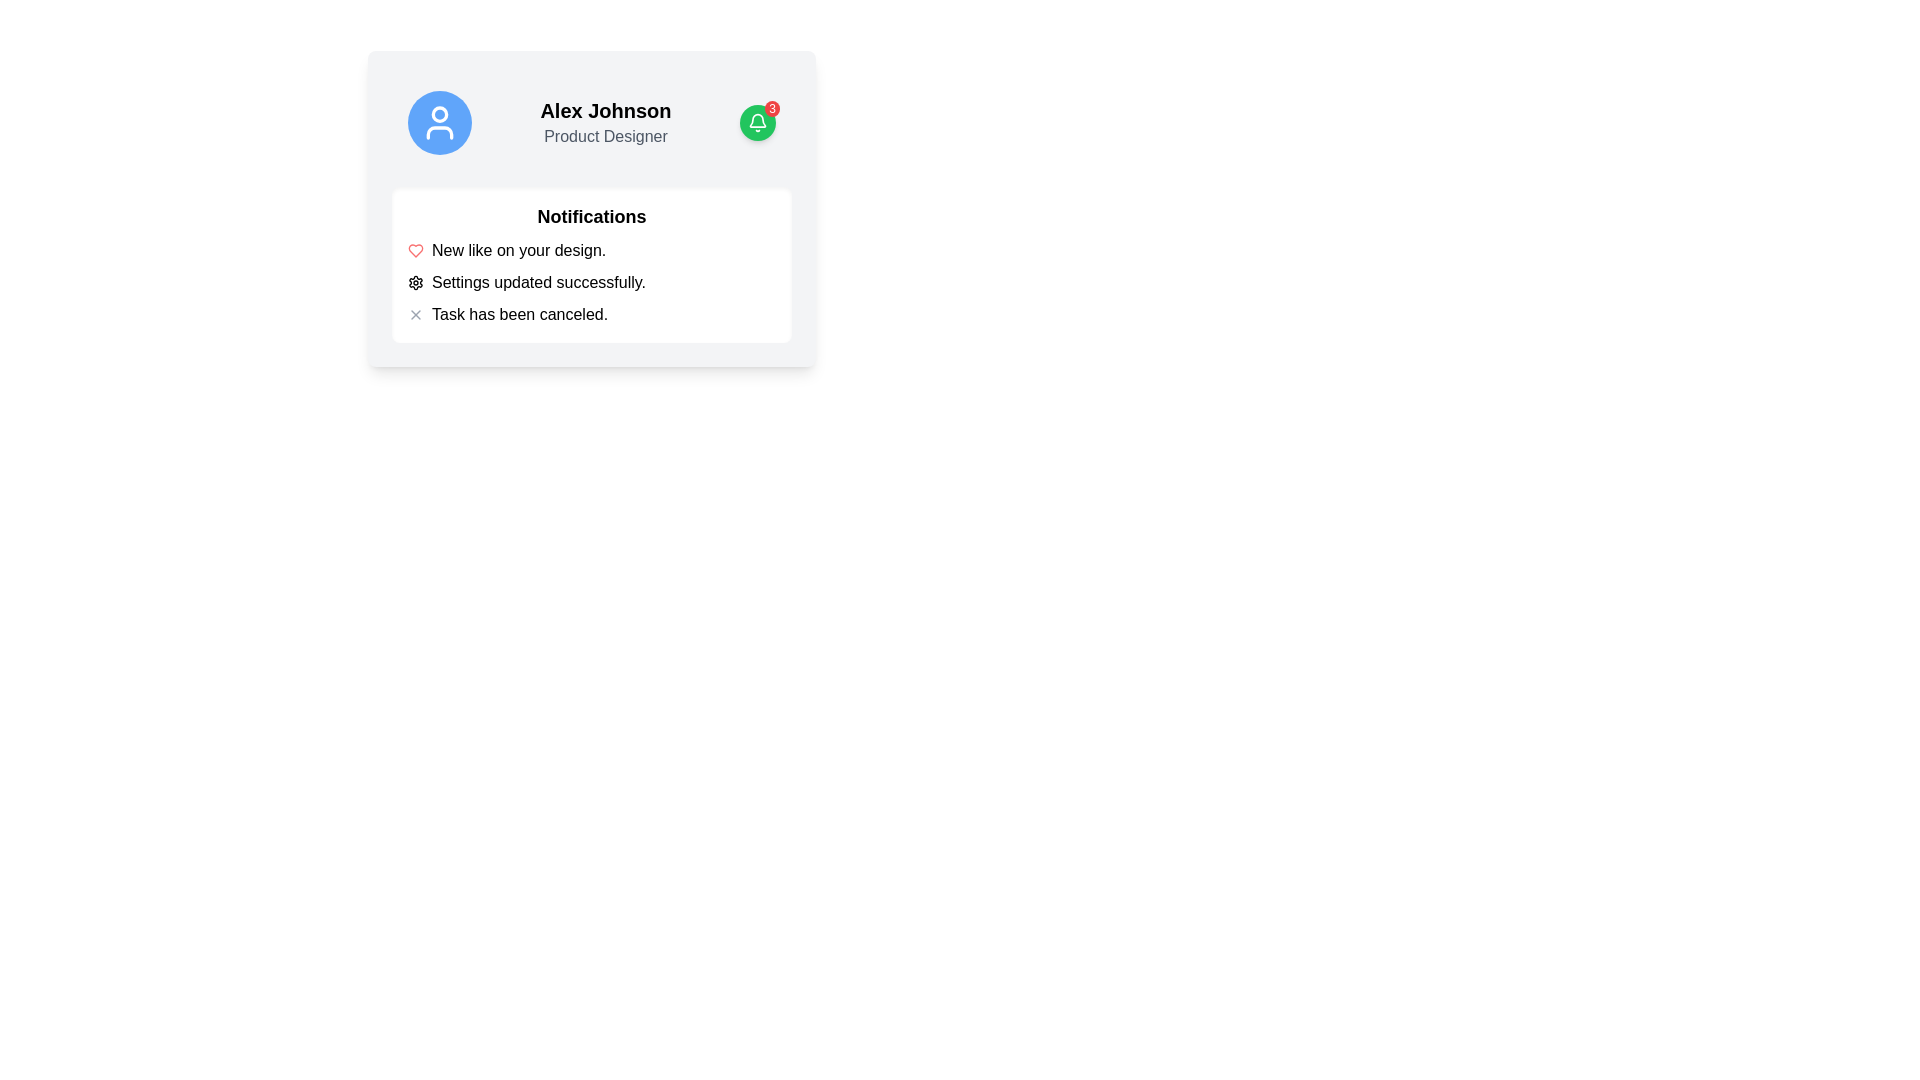  I want to click on text content of the first notification in the 'Notifications' section, which indicates that someone has liked the user's design. This text label is positioned to the right of a red heart icon, so click(519, 249).